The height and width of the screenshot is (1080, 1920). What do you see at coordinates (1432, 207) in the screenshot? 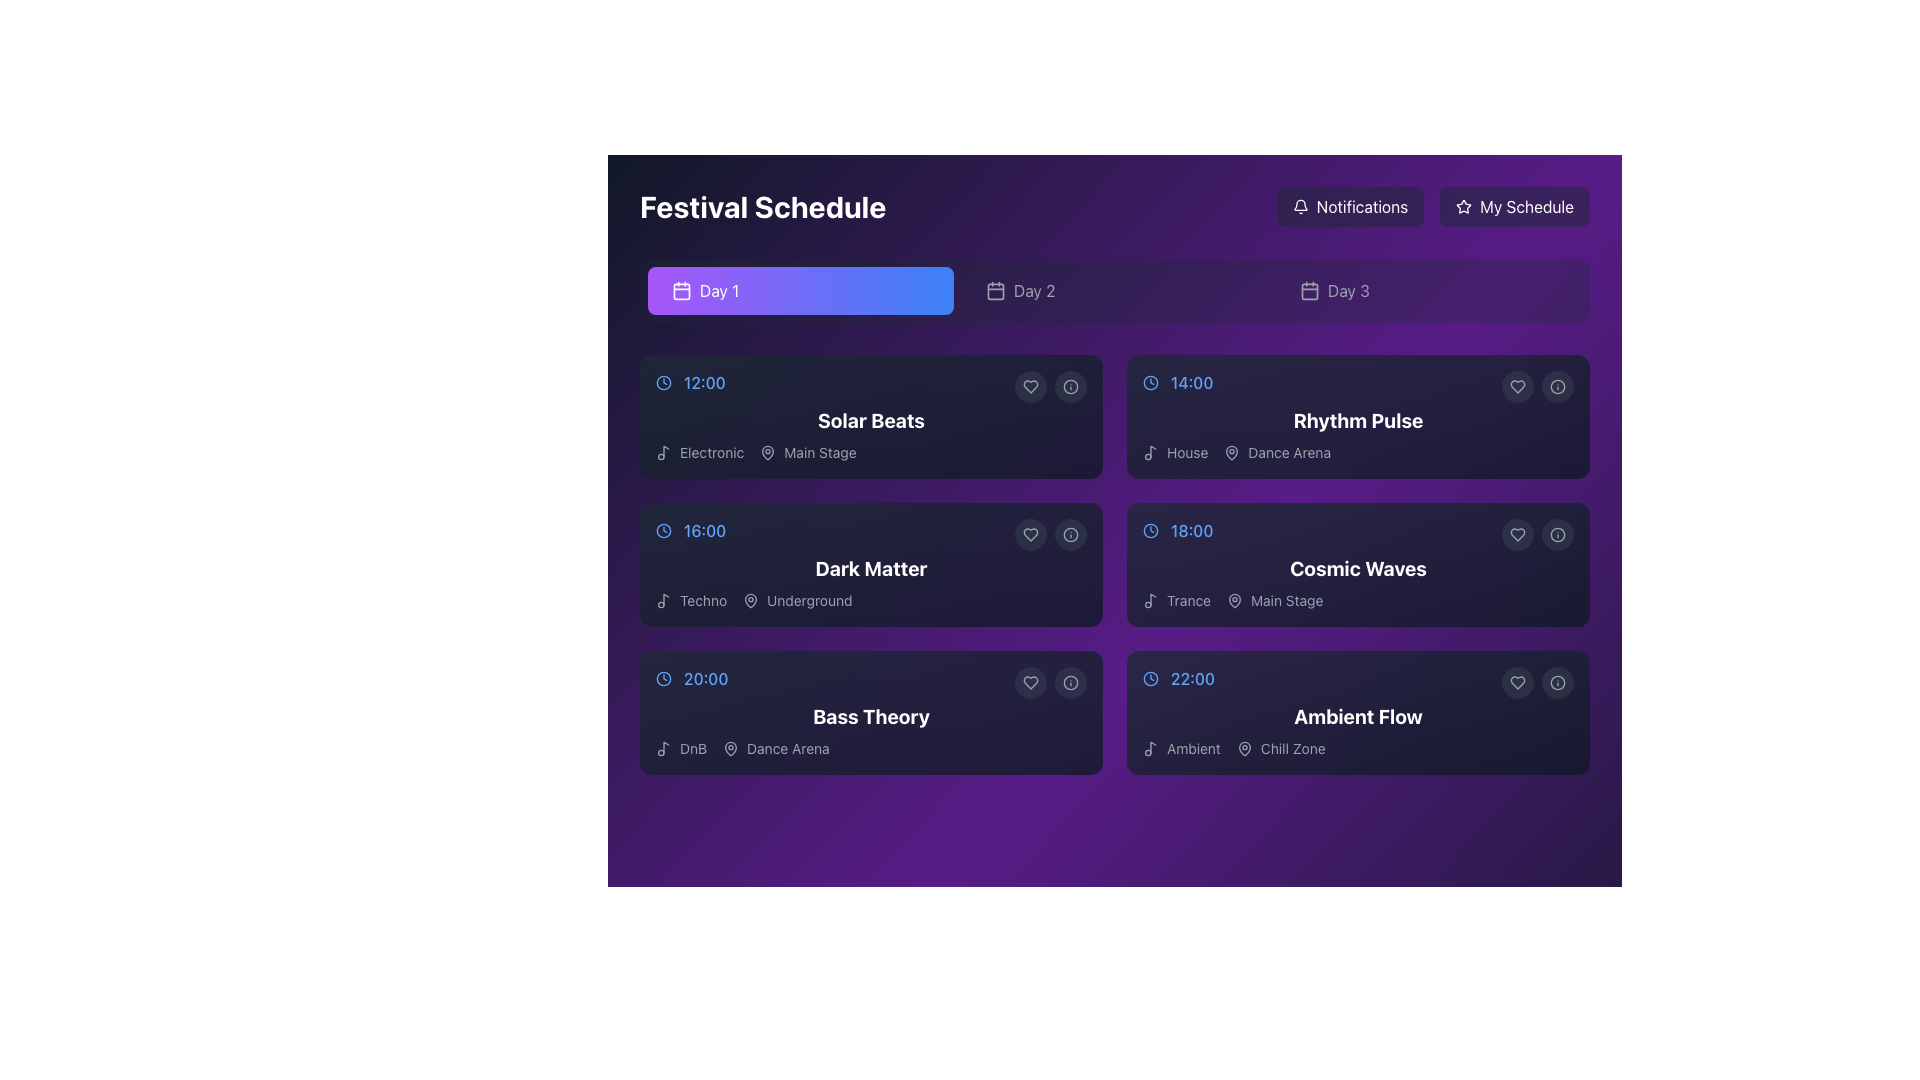
I see `the navigation menu consisting of 'Notifications' and 'My Schedule' buttons` at bounding box center [1432, 207].